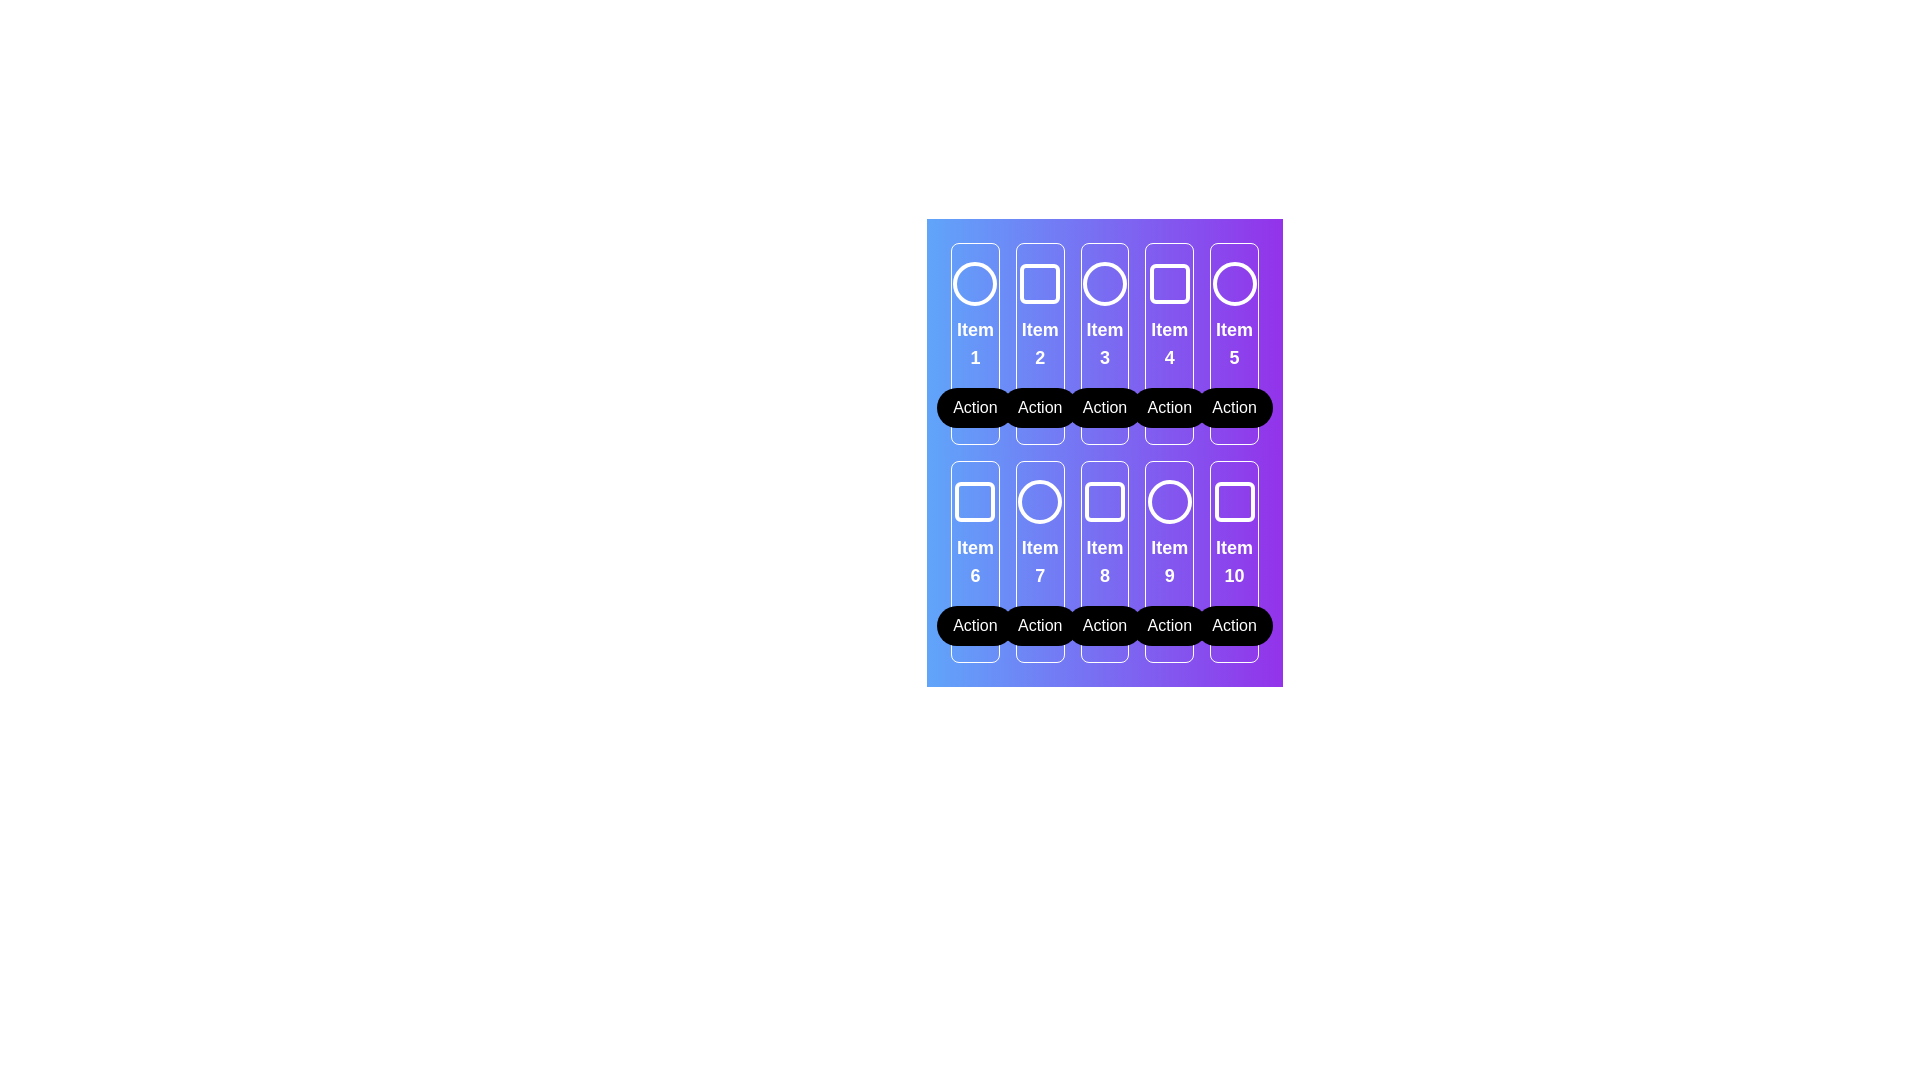 The width and height of the screenshot is (1920, 1080). Describe the element at coordinates (1233, 624) in the screenshot. I see `the 'Action' button, a black rounded rectangular button with white text, located at the bottom of the 'Item 10' panel` at that location.